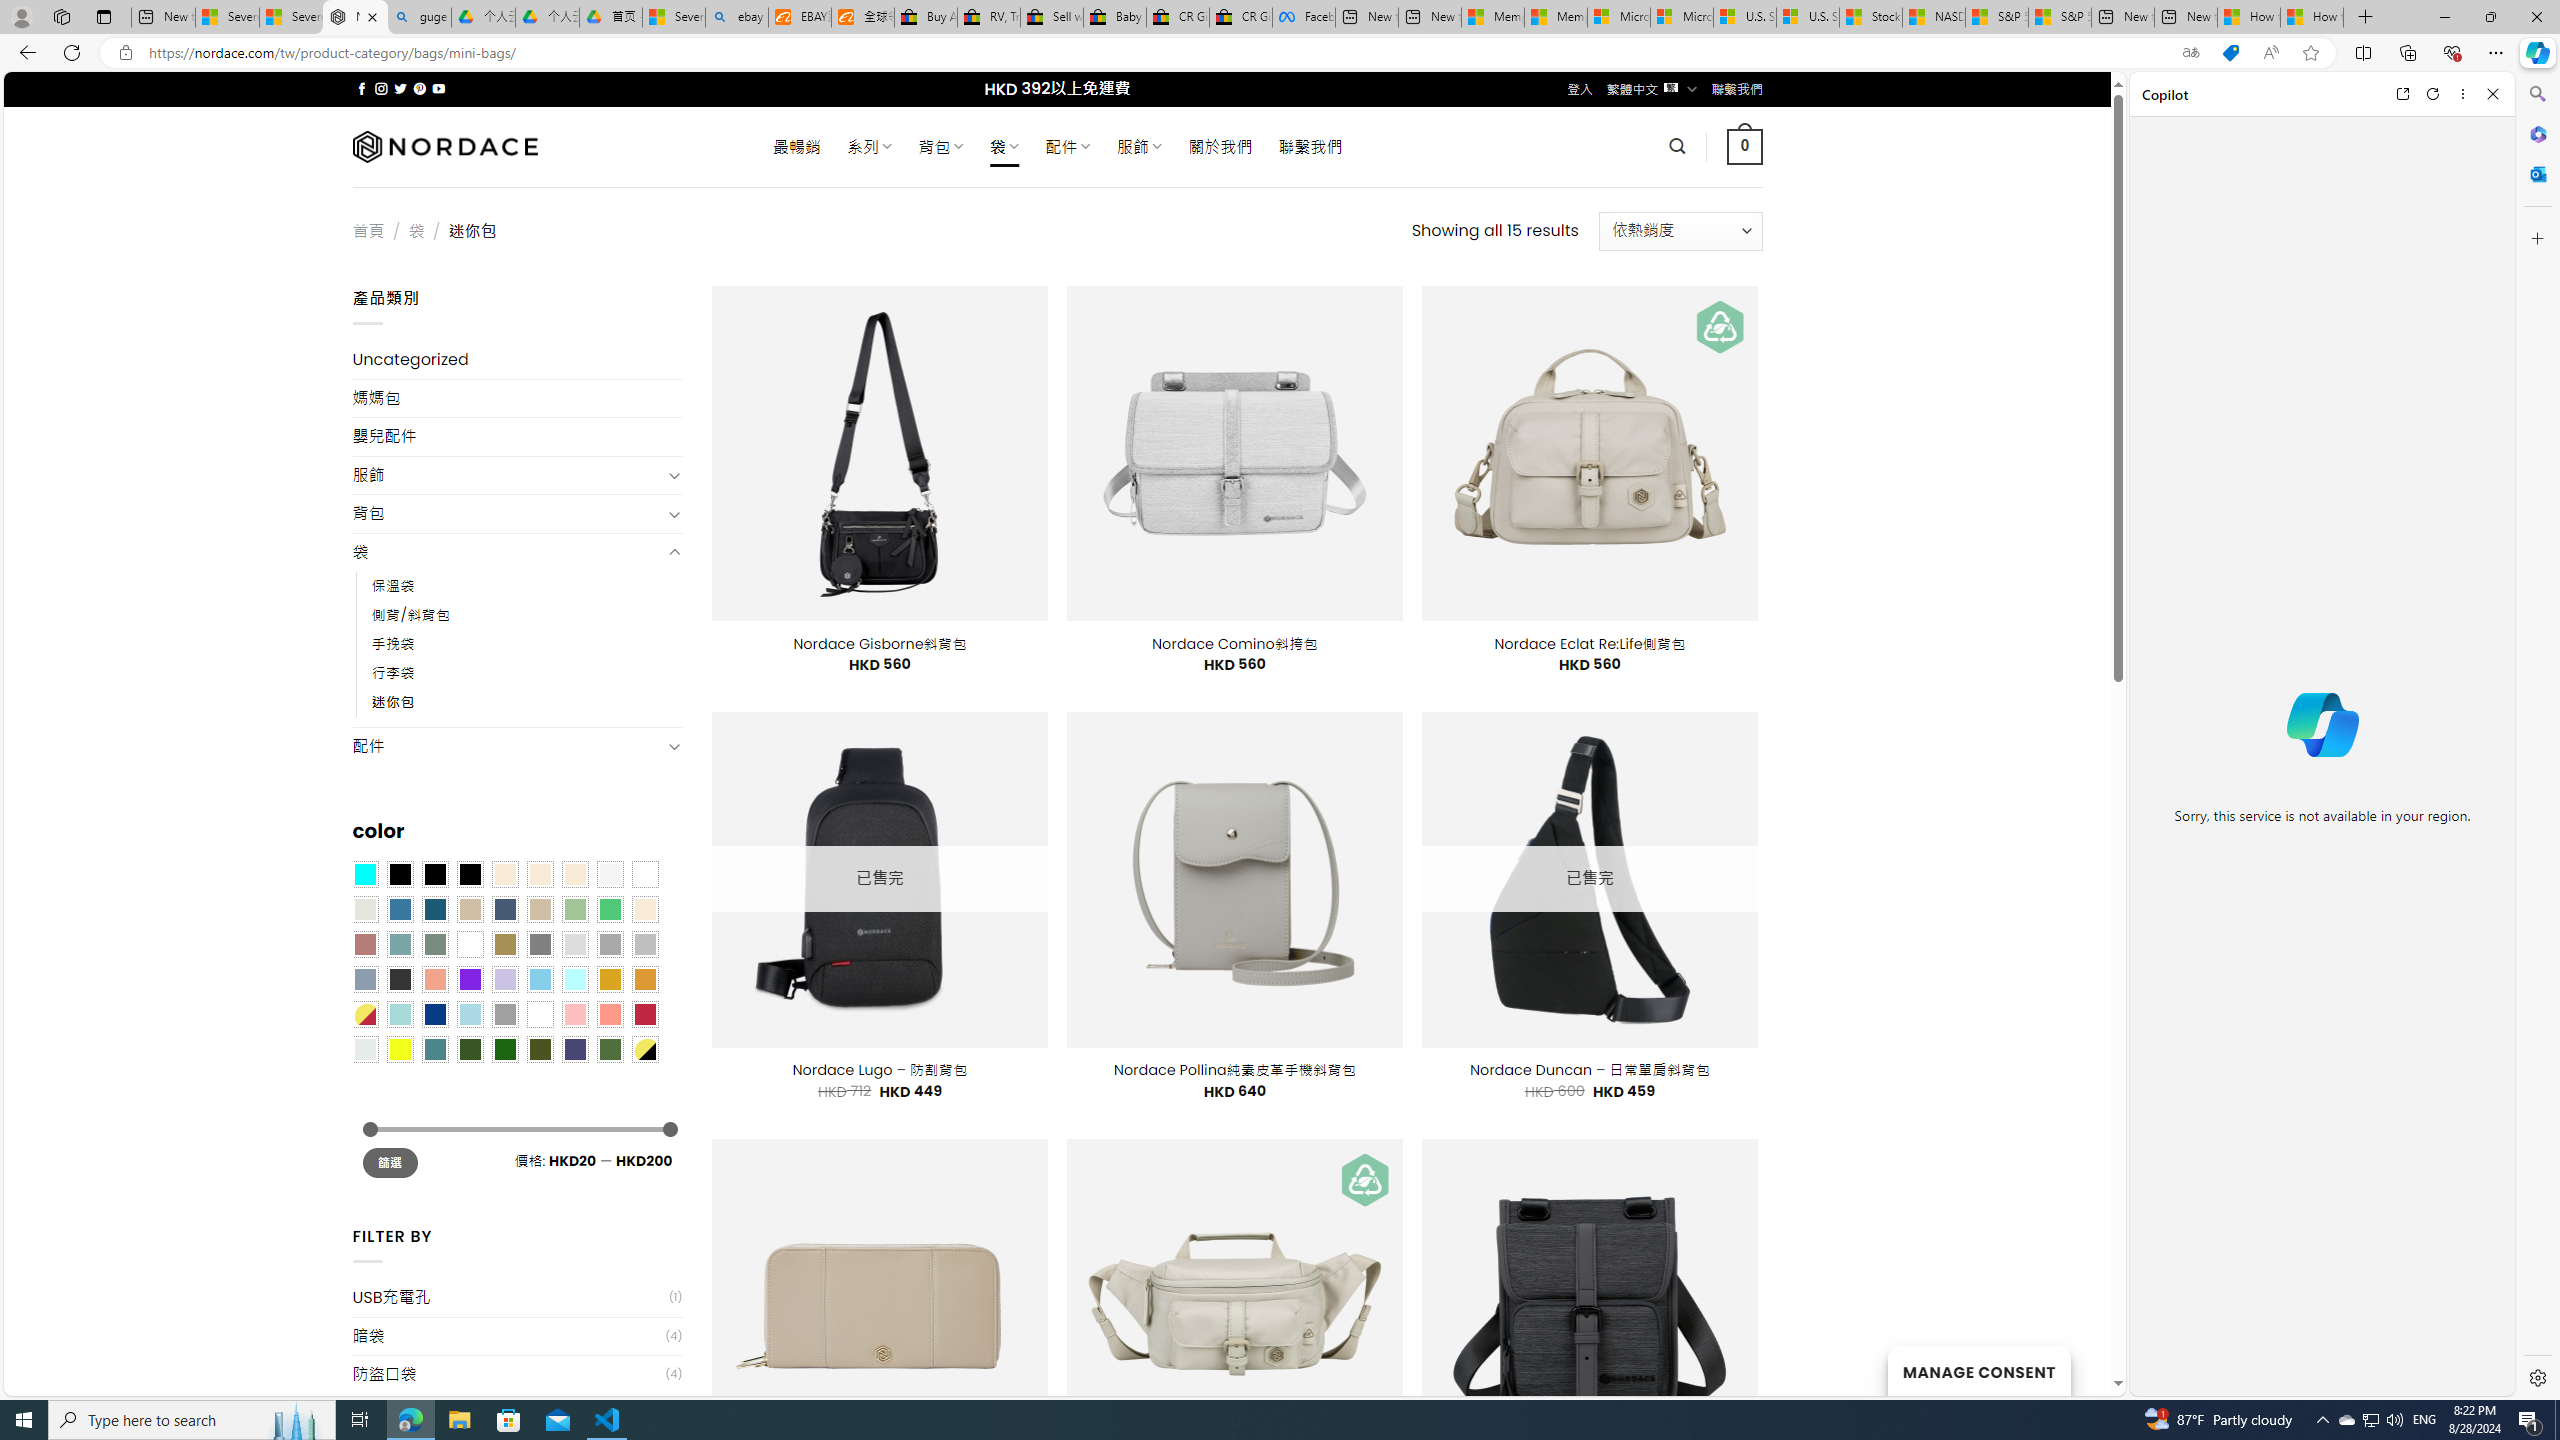  I want to click on 'Nordace', so click(444, 145).